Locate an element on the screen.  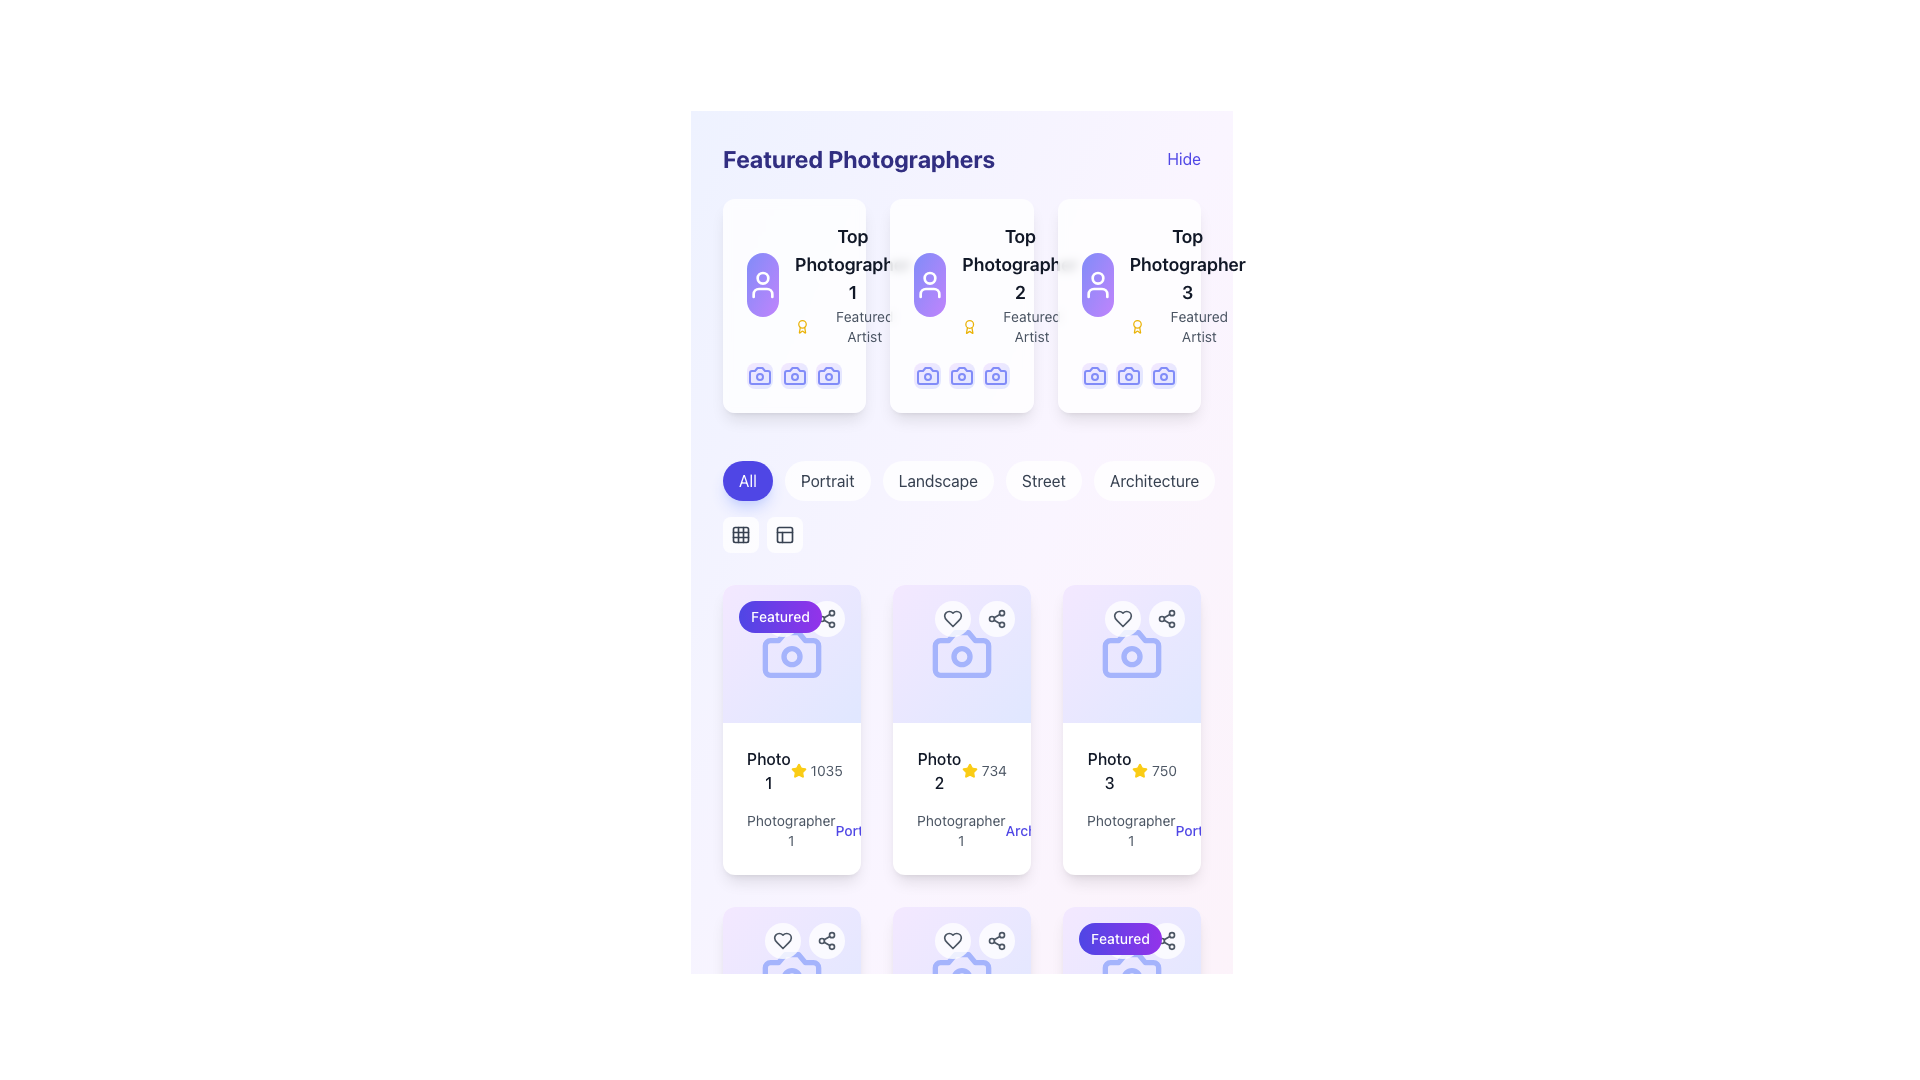
the 'like' or 'favorite' icon located in the top right corner of the card in the second row and third column is located at coordinates (952, 941).